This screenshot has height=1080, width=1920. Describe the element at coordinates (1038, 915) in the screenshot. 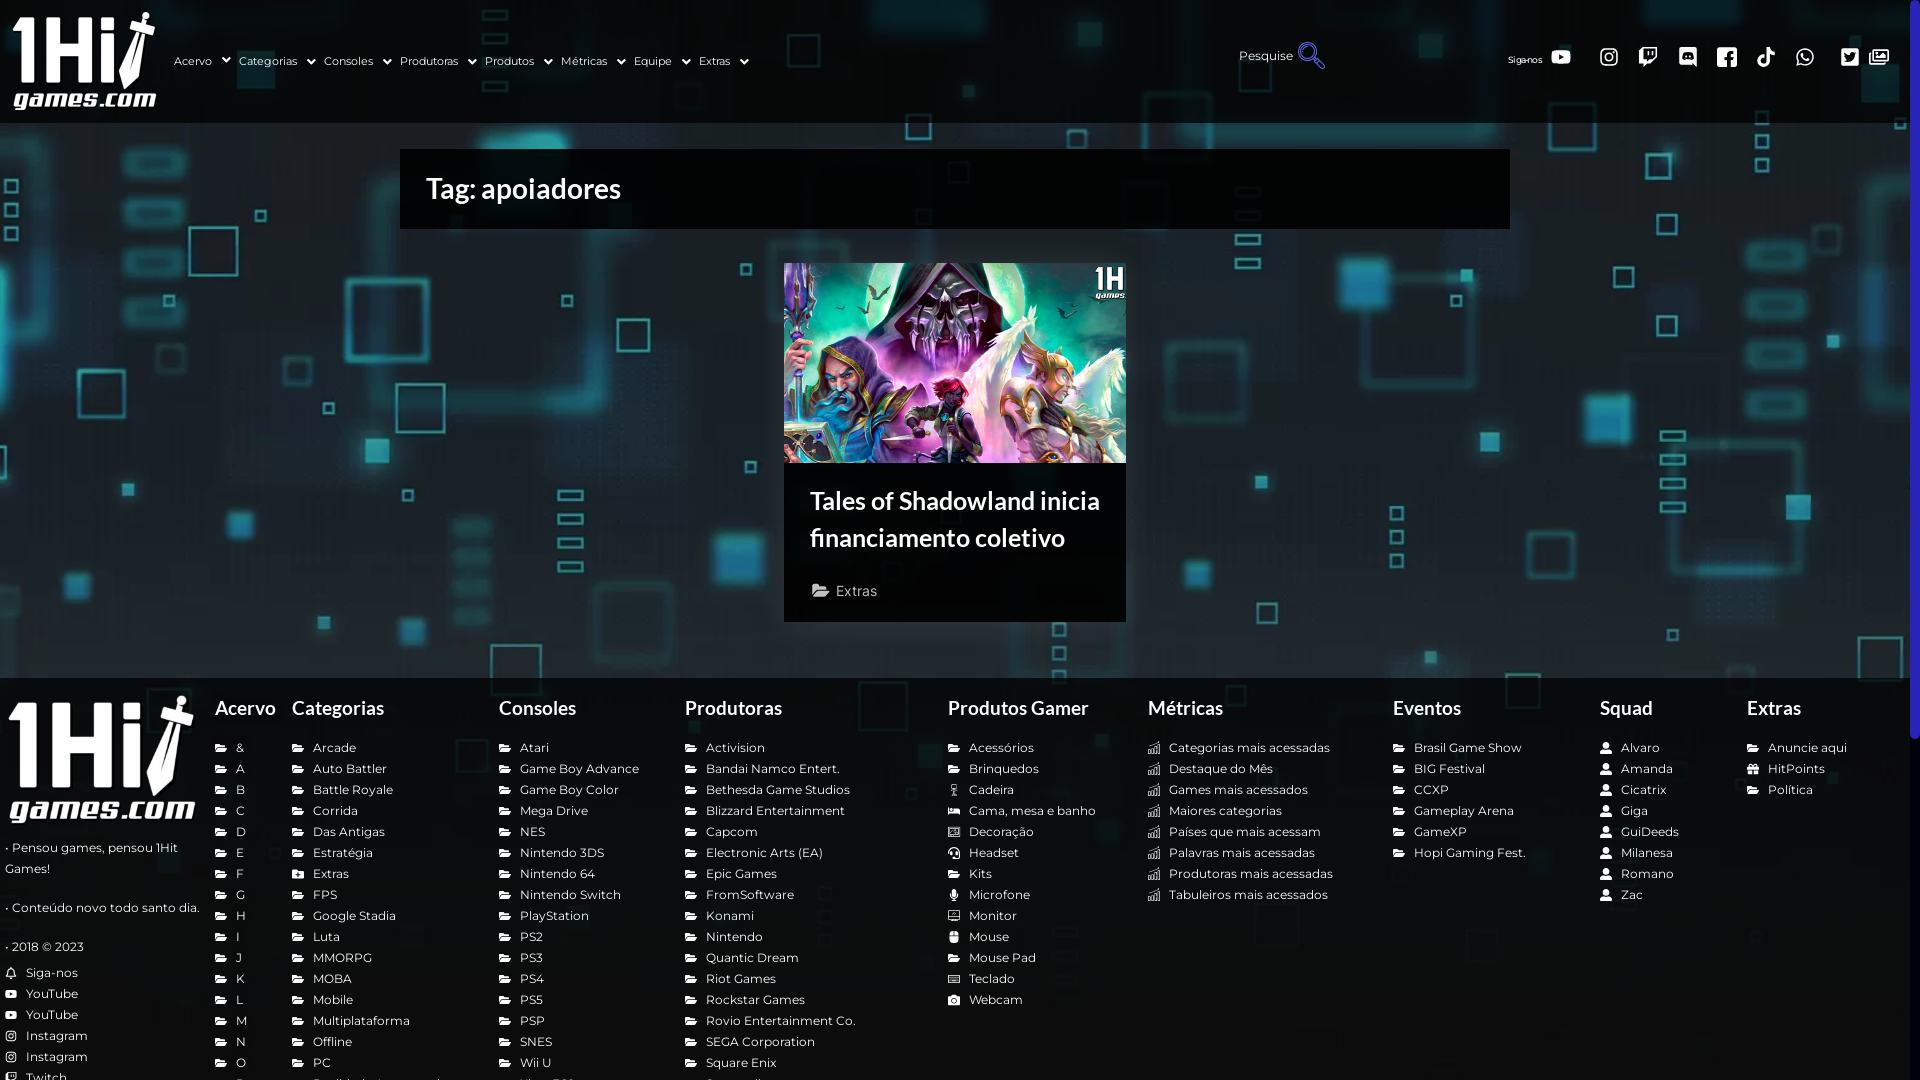

I see `'Monitor'` at that location.